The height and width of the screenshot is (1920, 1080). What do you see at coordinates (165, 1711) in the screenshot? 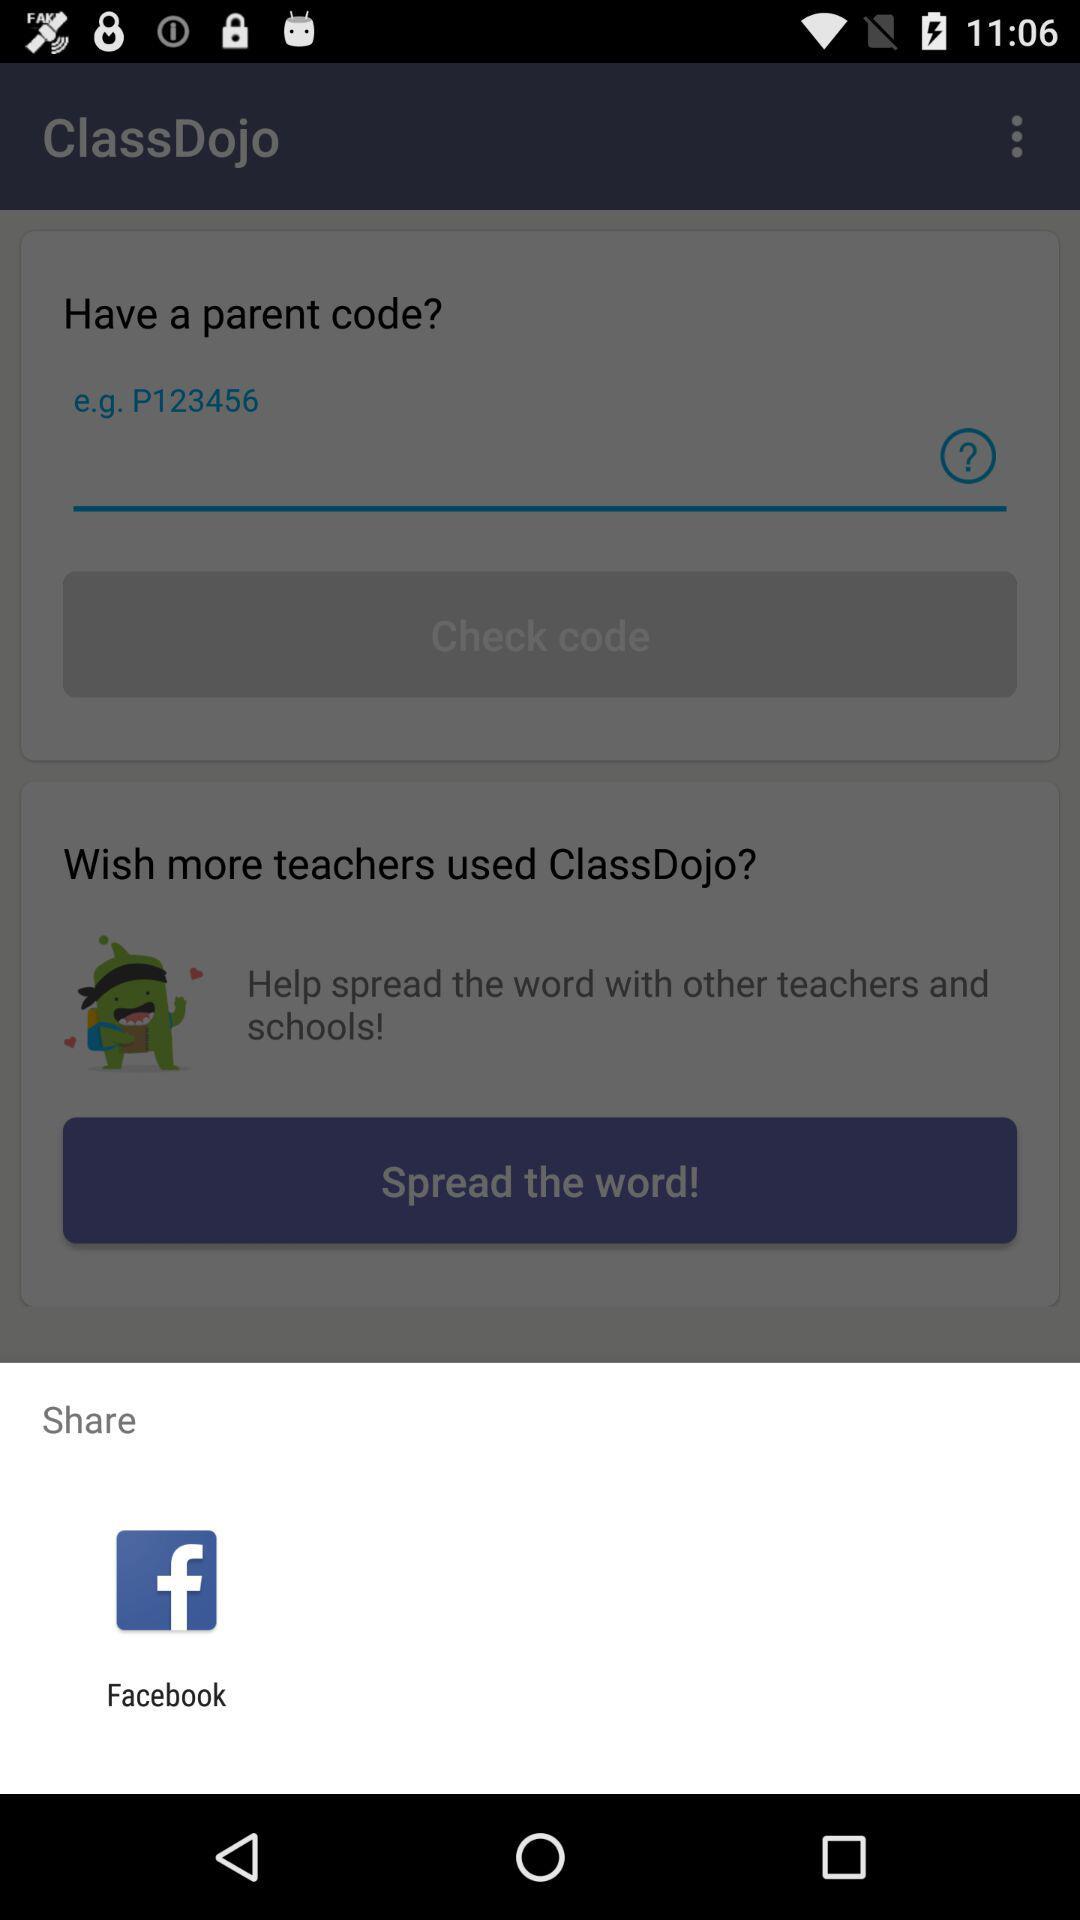
I see `the facebook app` at bounding box center [165, 1711].